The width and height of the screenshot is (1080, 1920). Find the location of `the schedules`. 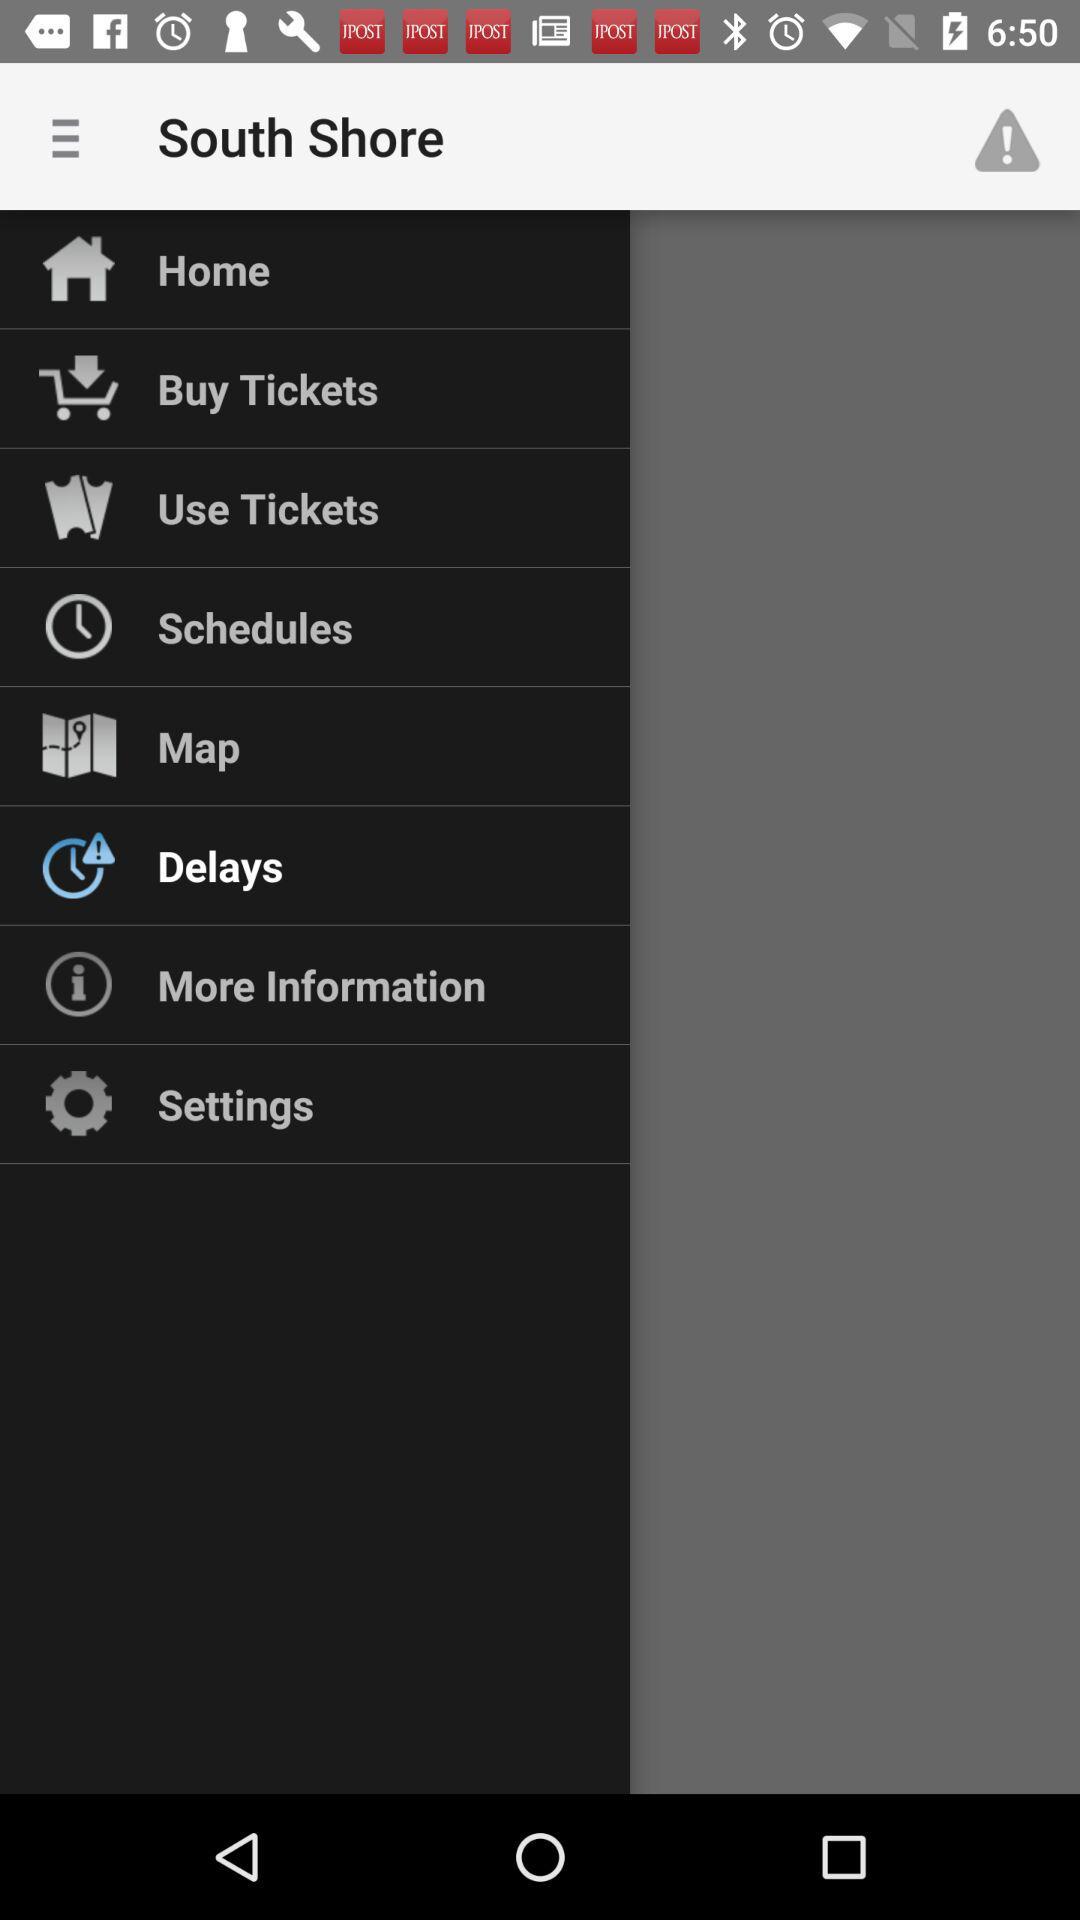

the schedules is located at coordinates (254, 626).